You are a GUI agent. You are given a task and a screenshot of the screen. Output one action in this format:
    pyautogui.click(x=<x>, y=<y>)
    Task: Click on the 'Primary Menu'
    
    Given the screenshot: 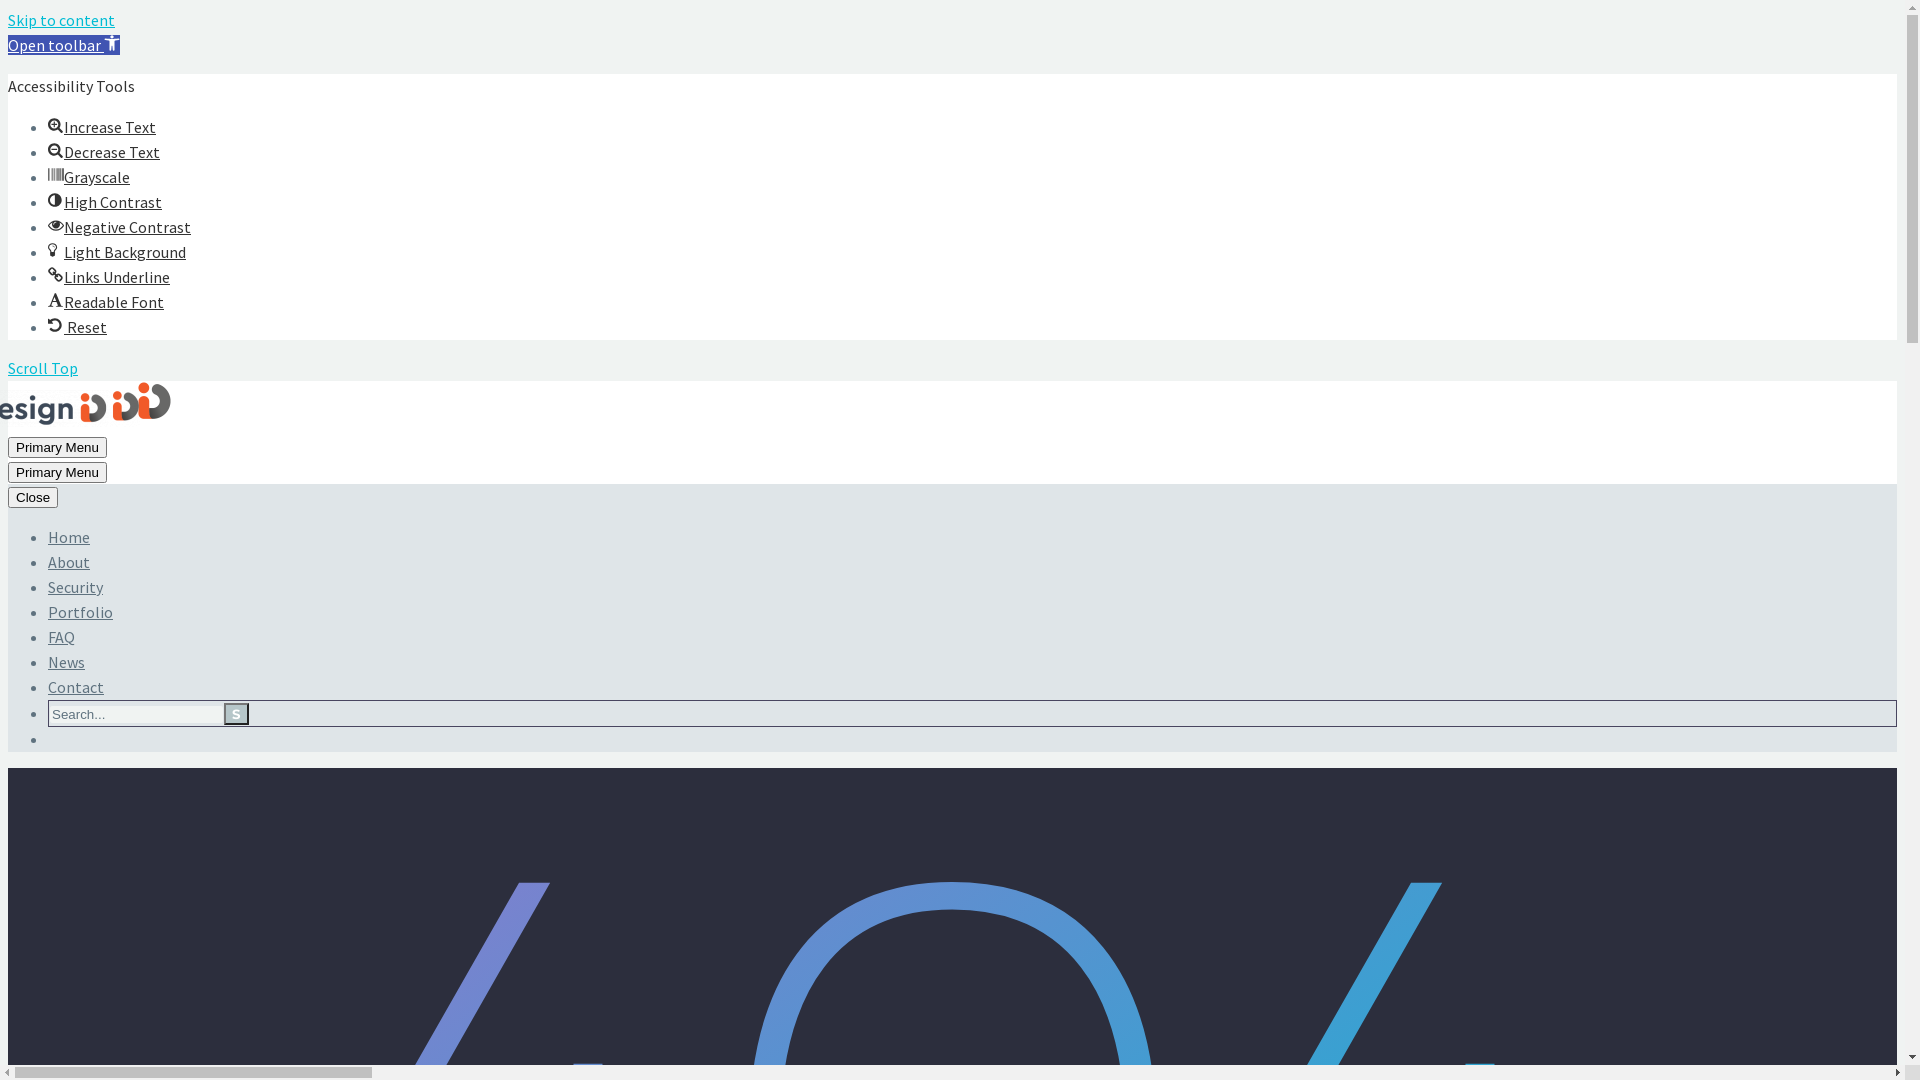 What is the action you would take?
    pyautogui.click(x=57, y=446)
    